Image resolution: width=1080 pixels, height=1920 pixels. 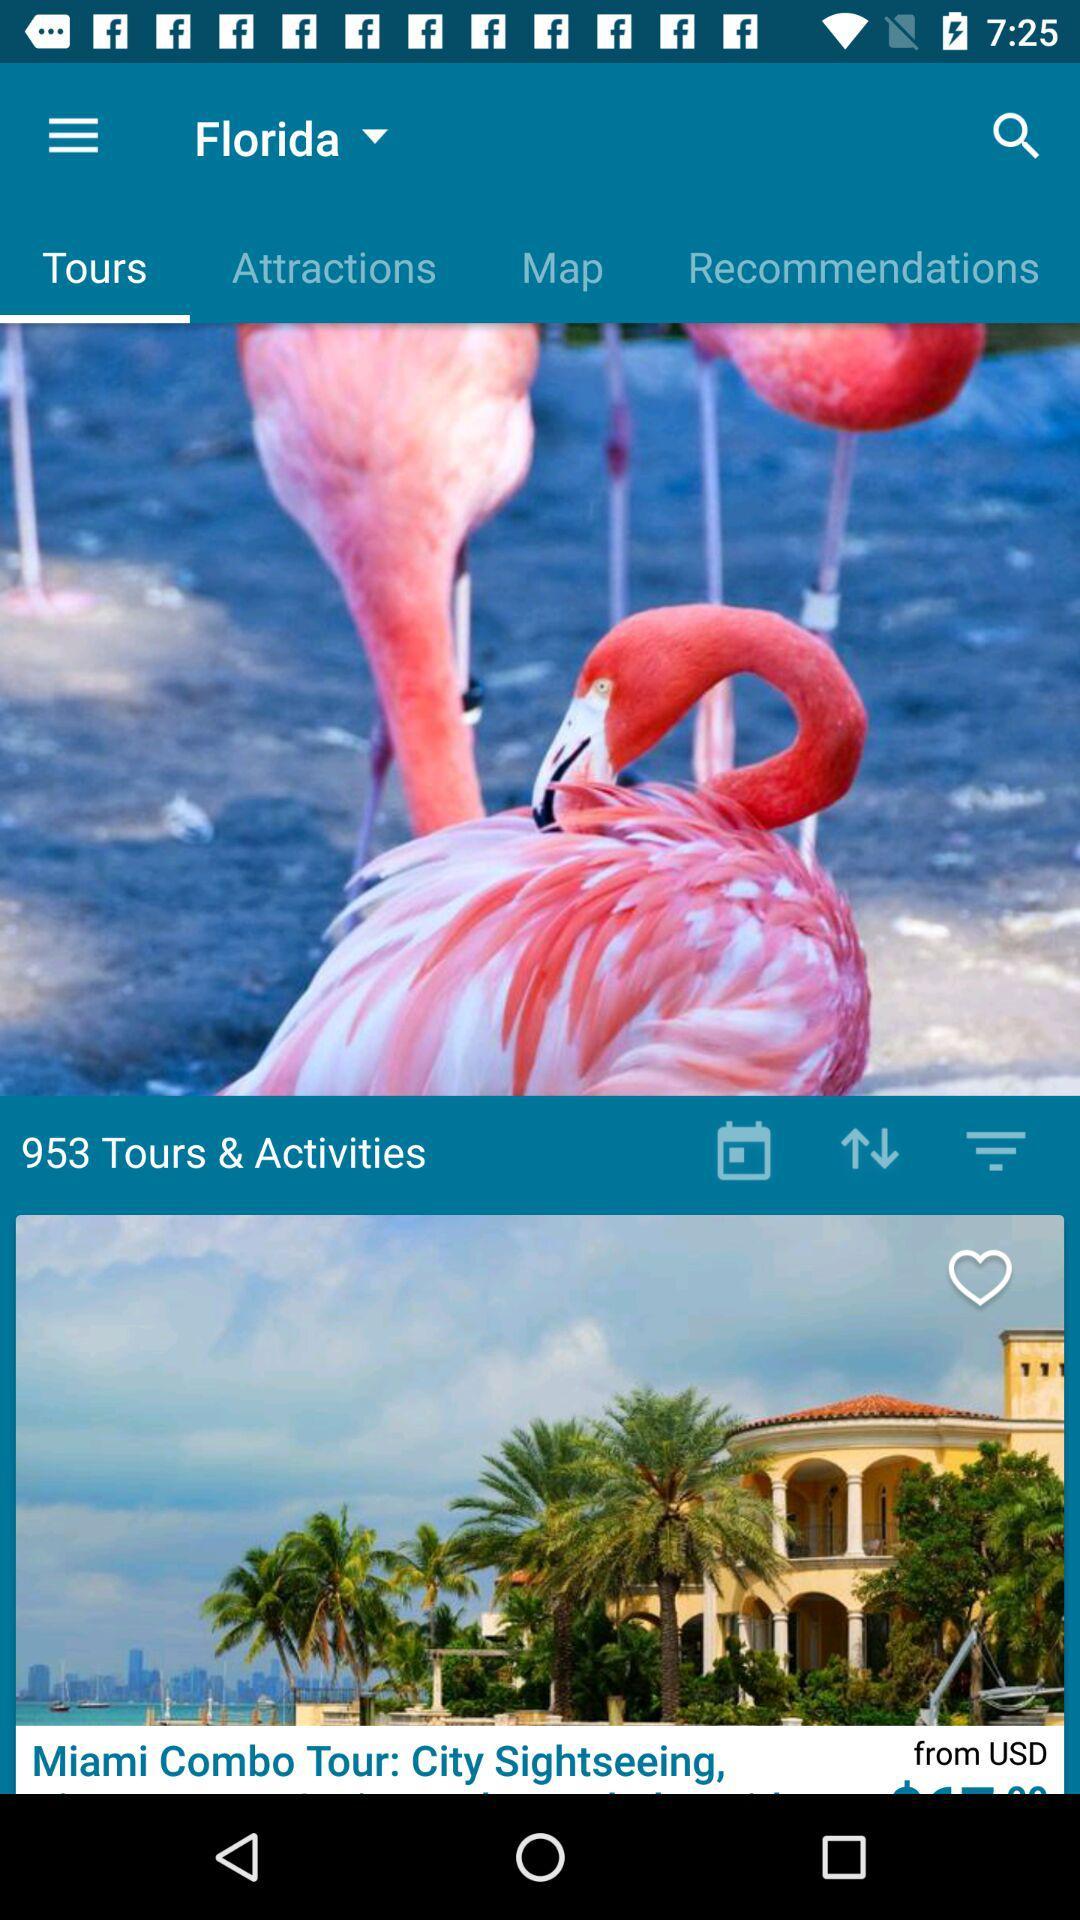 I want to click on show the calendar, so click(x=744, y=1151).